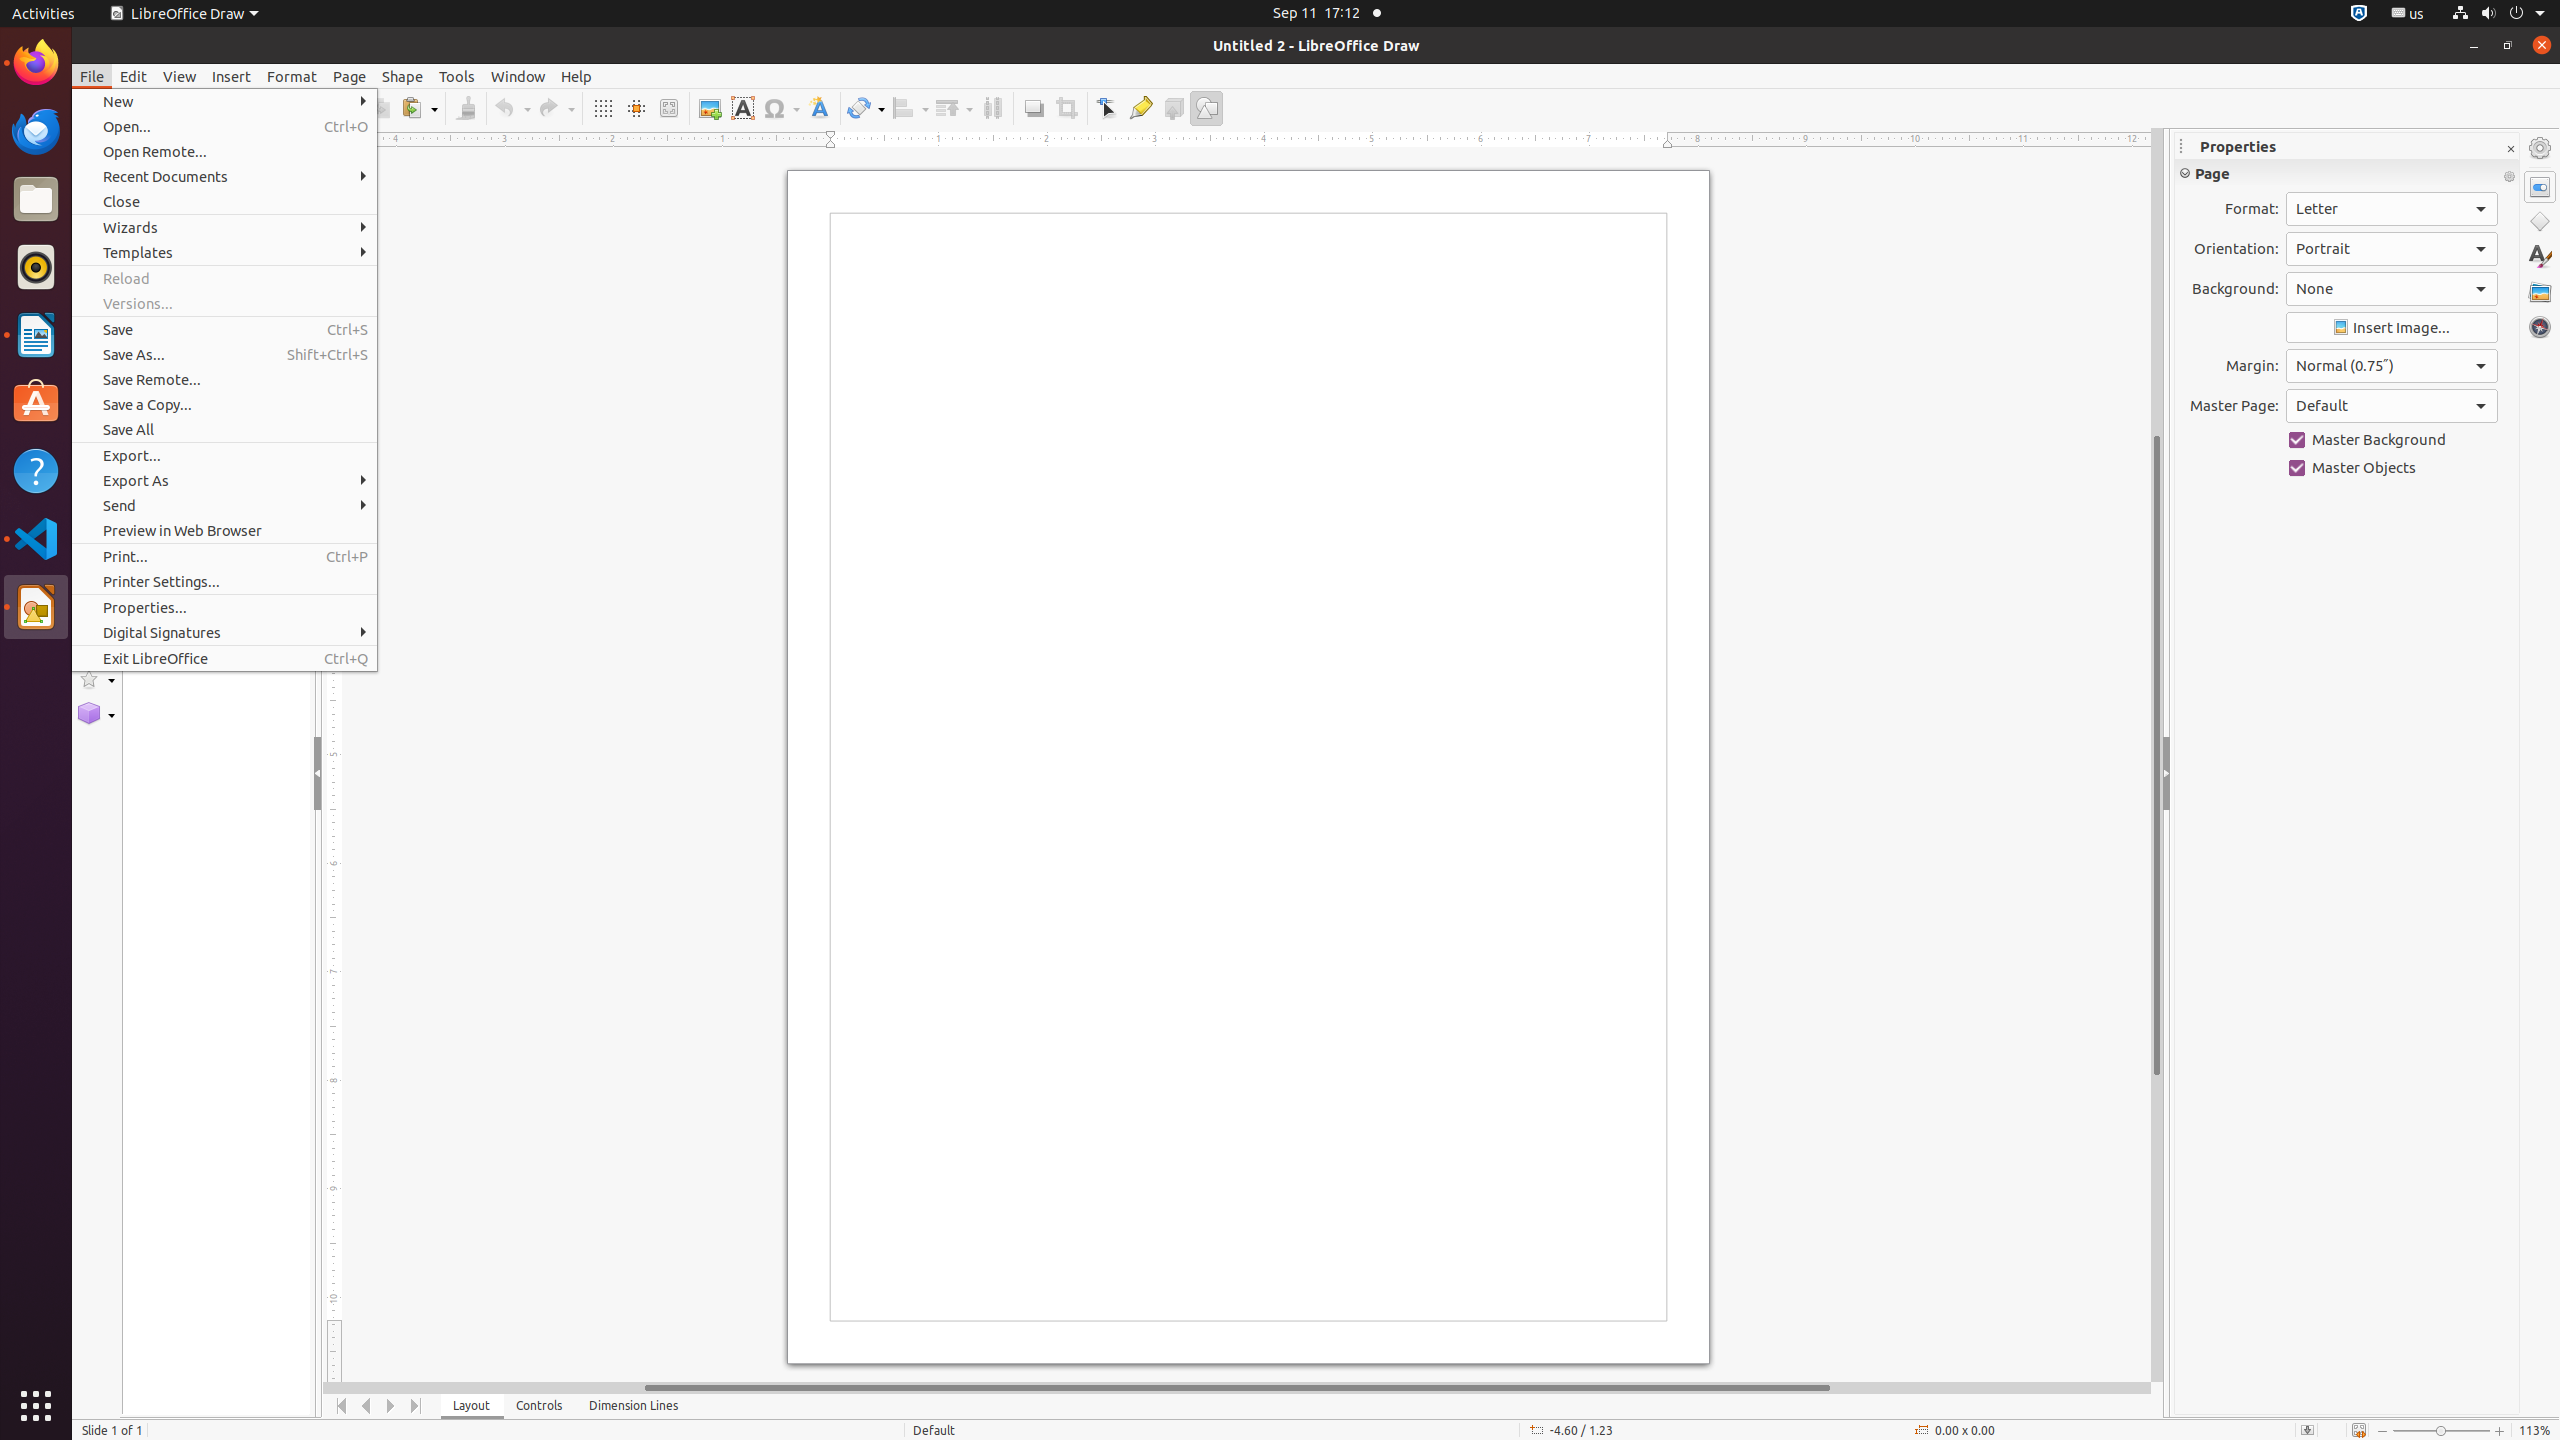 The image size is (2560, 1440). What do you see at coordinates (179, 76) in the screenshot?
I see `'View'` at bounding box center [179, 76].